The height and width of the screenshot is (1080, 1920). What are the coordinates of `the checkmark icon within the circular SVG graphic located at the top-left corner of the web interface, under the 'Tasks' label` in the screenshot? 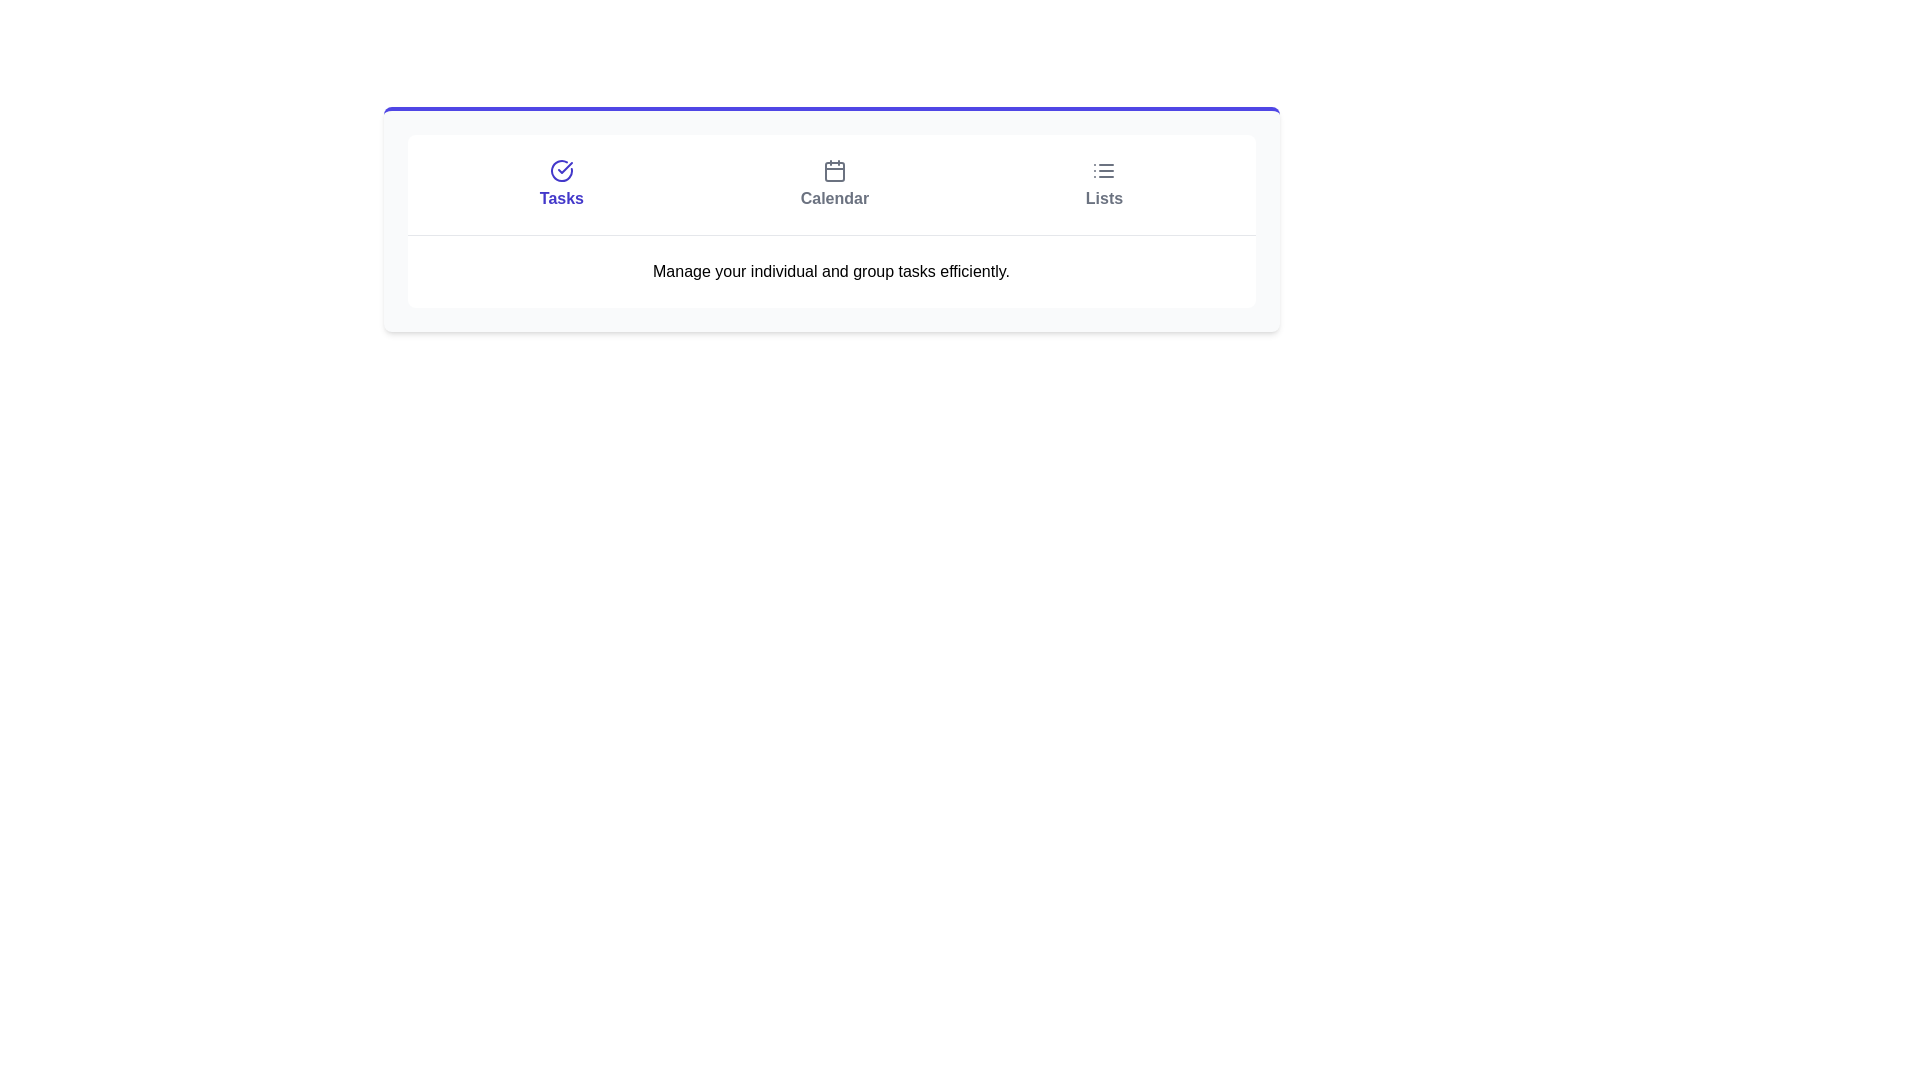 It's located at (564, 167).